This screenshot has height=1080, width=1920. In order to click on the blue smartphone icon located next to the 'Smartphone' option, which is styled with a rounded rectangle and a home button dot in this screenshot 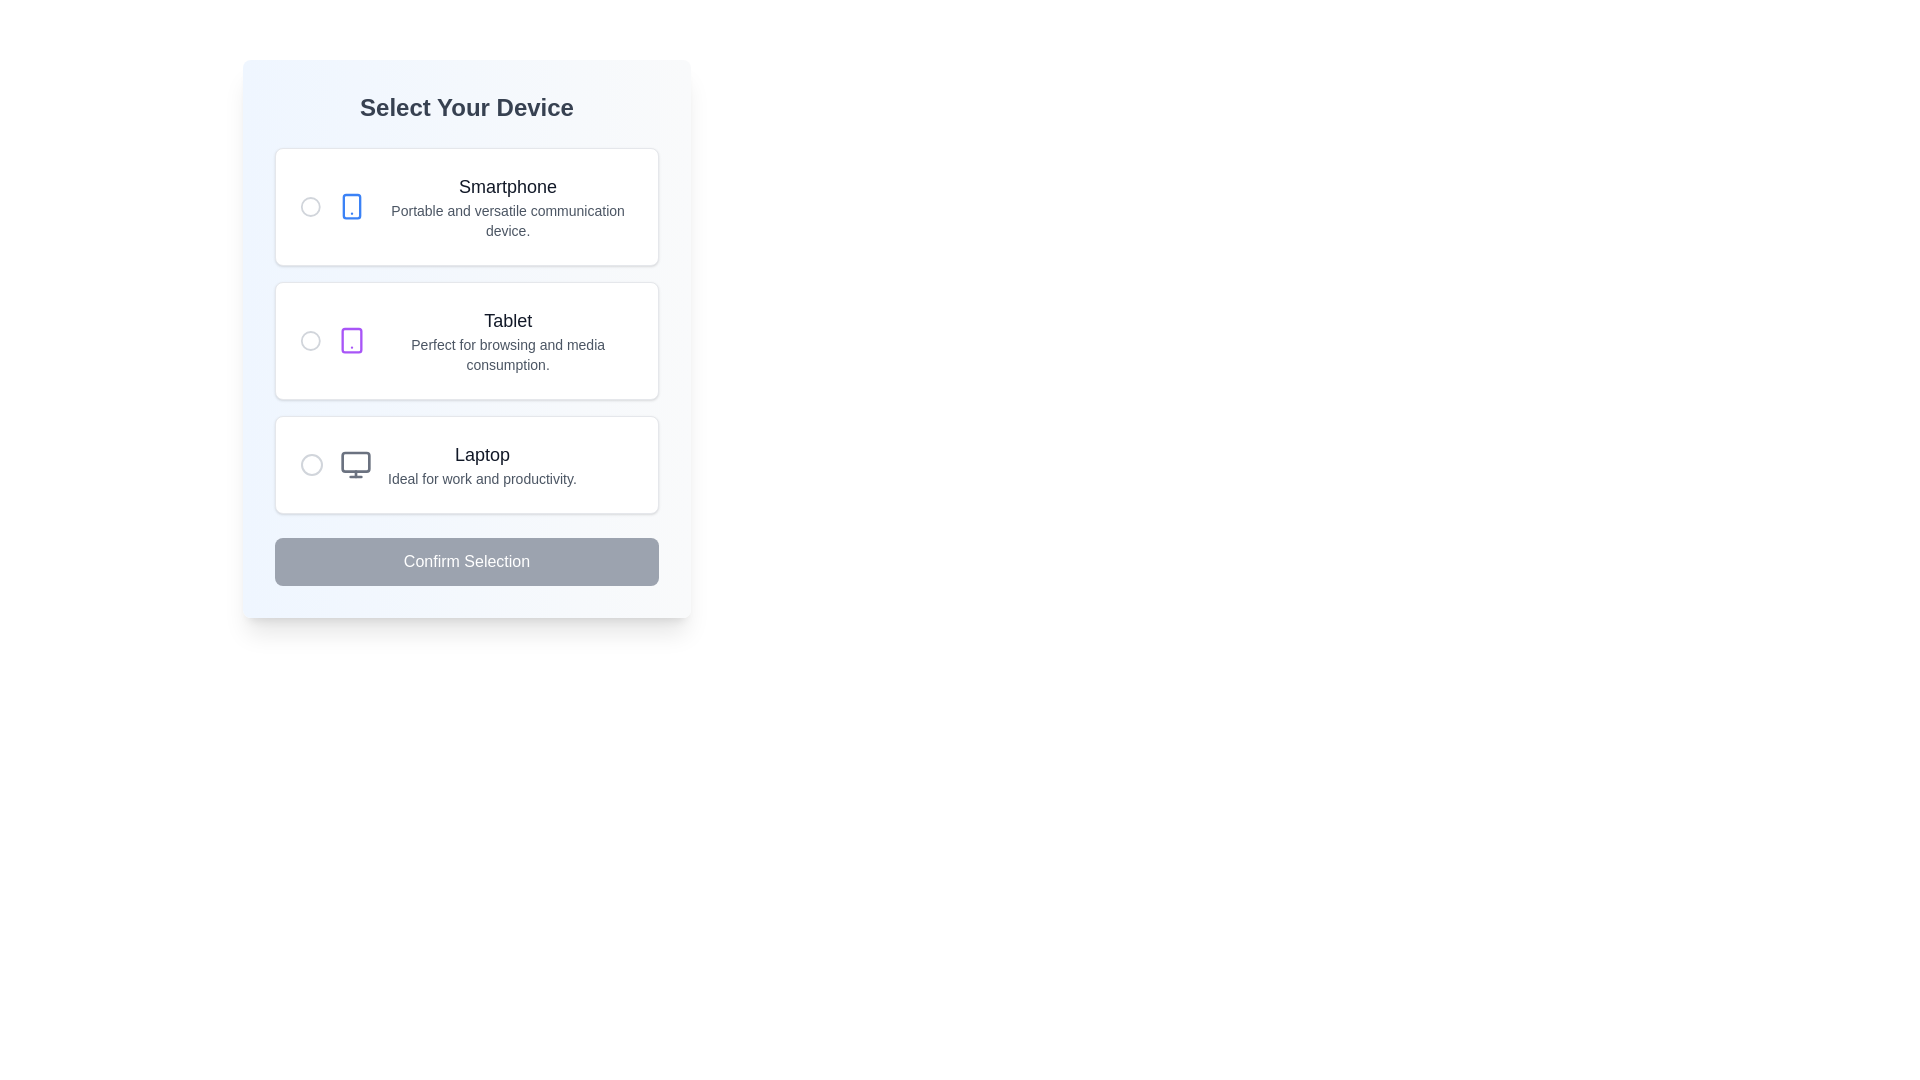, I will do `click(351, 207)`.